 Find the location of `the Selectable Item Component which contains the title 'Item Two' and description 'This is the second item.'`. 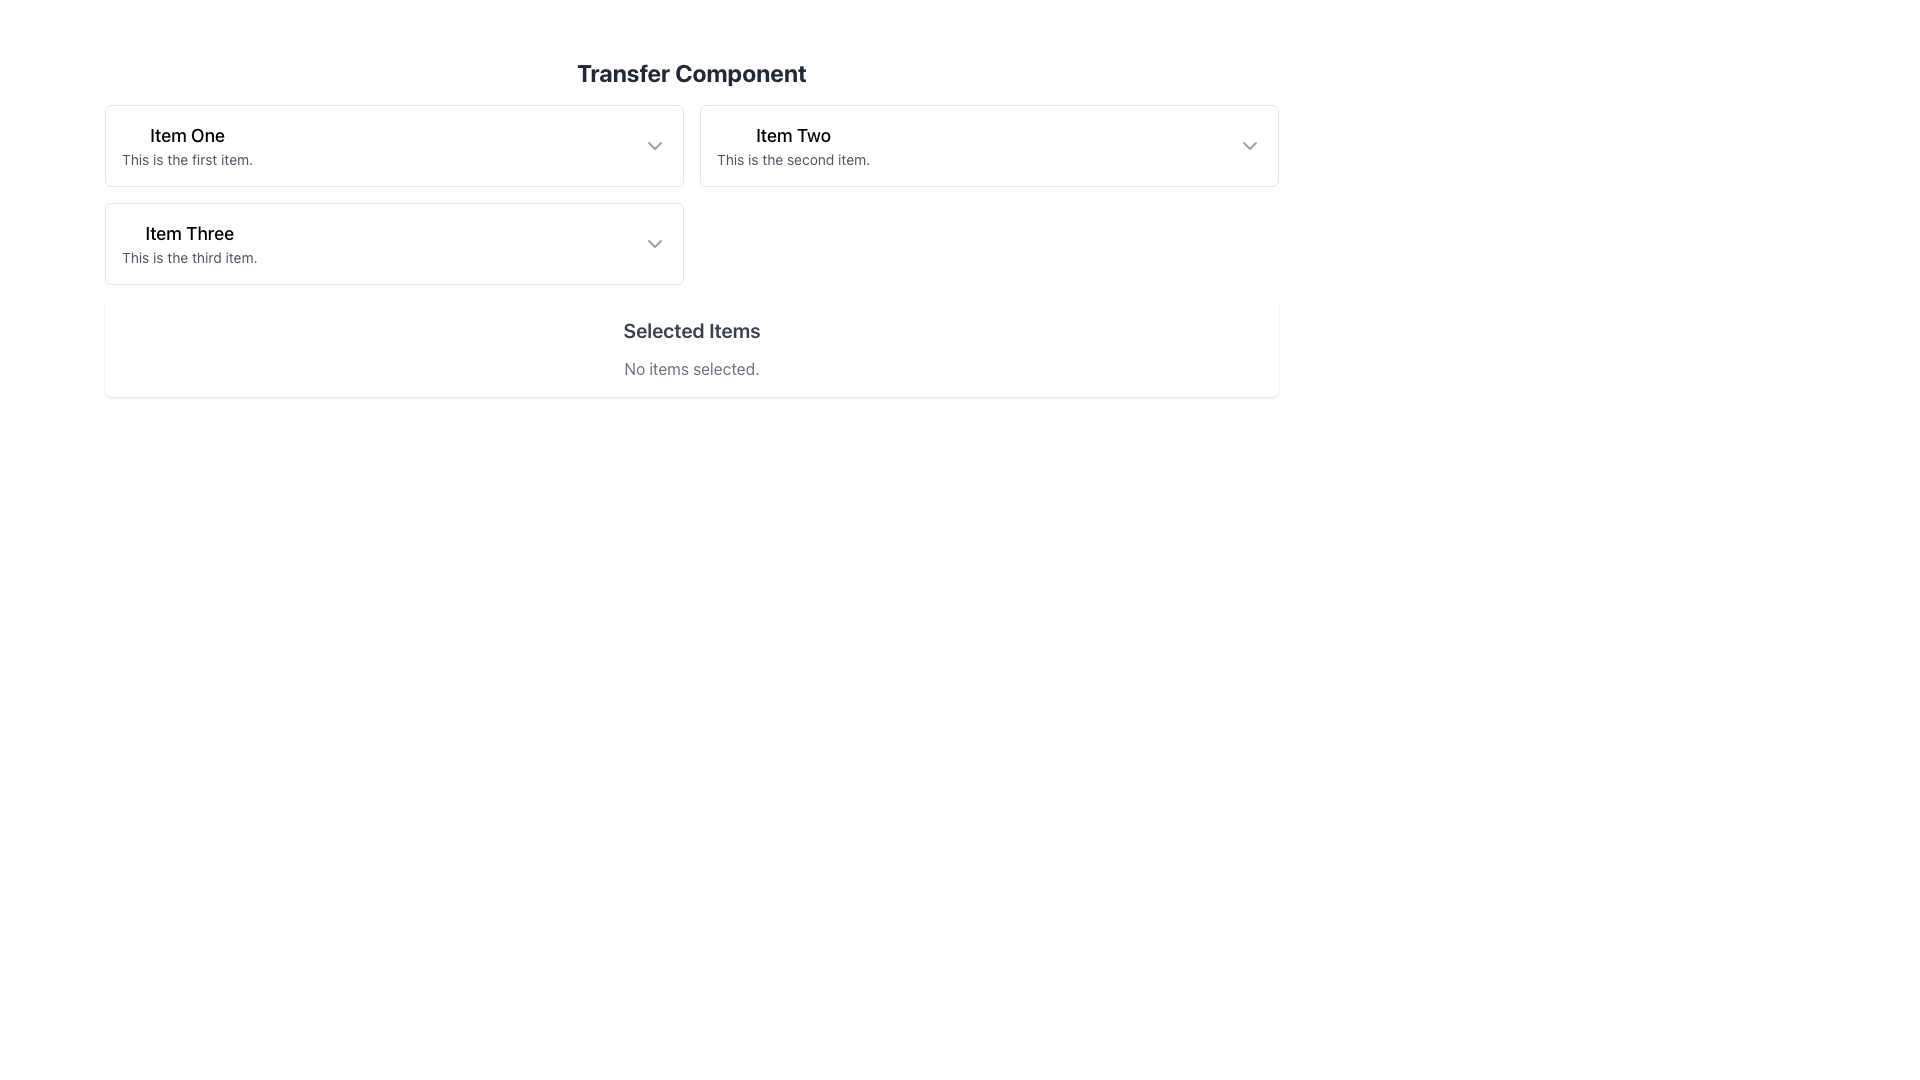

the Selectable Item Component which contains the title 'Item Two' and description 'This is the second item.' is located at coordinates (989, 145).